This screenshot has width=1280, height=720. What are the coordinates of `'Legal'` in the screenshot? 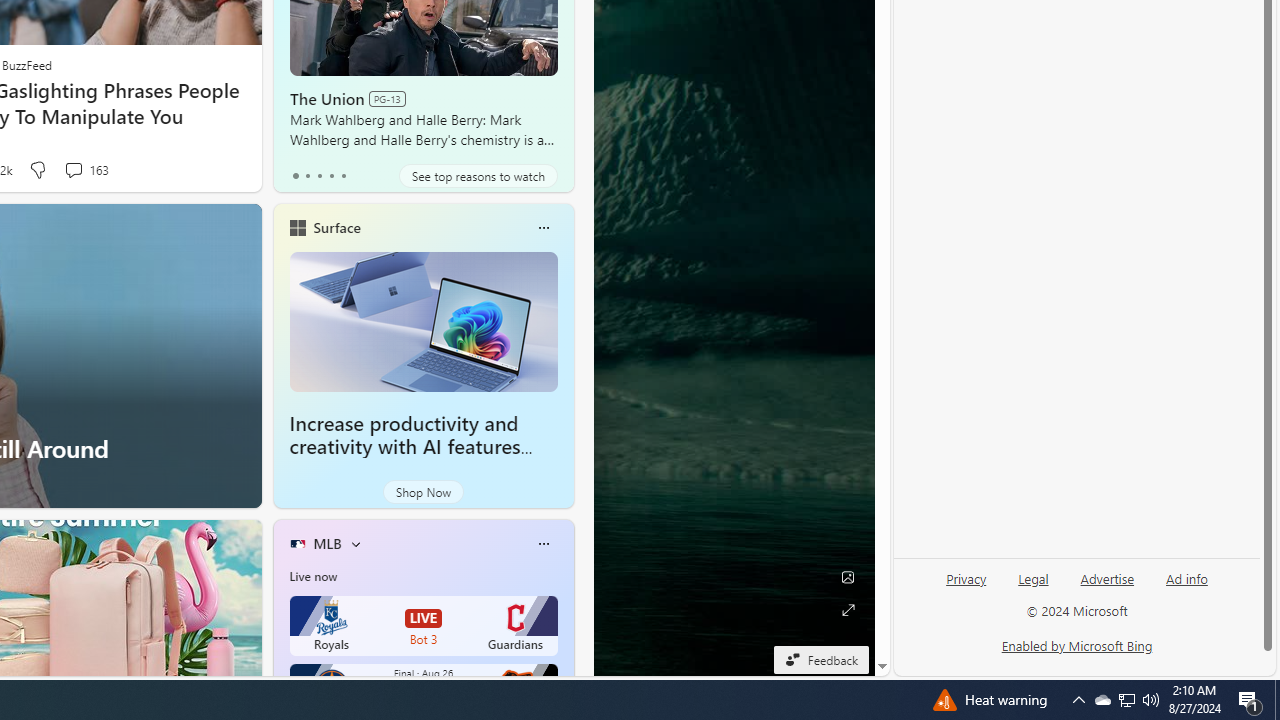 It's located at (1033, 579).